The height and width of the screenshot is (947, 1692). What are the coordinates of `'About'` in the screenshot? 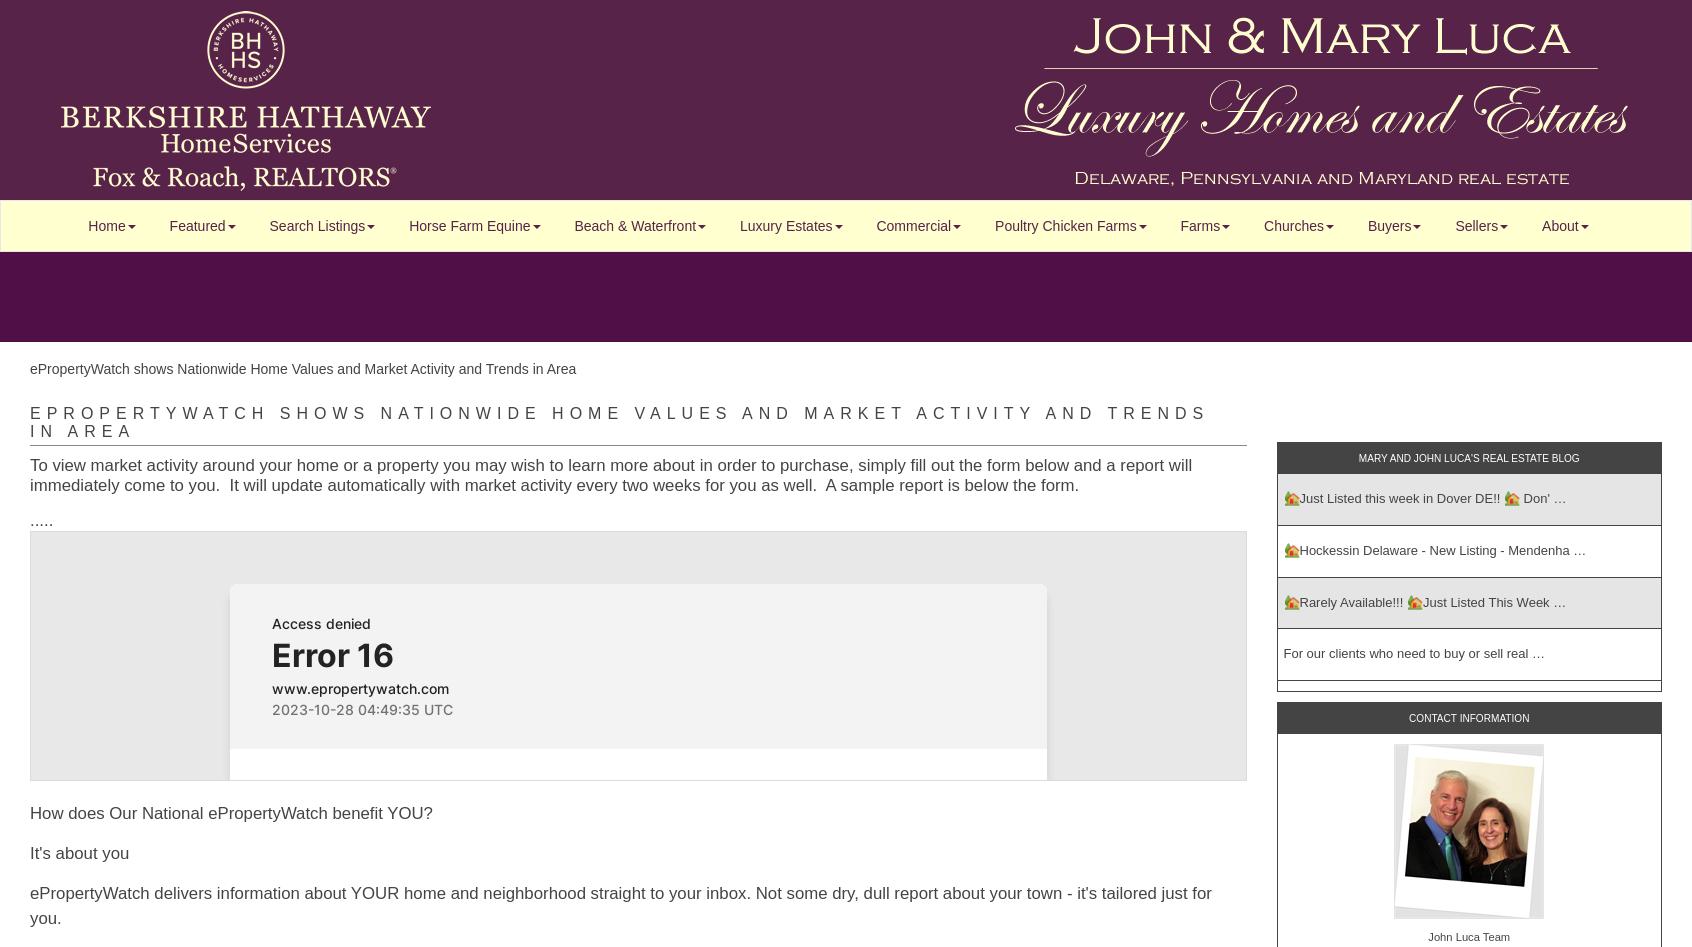 It's located at (1559, 225).